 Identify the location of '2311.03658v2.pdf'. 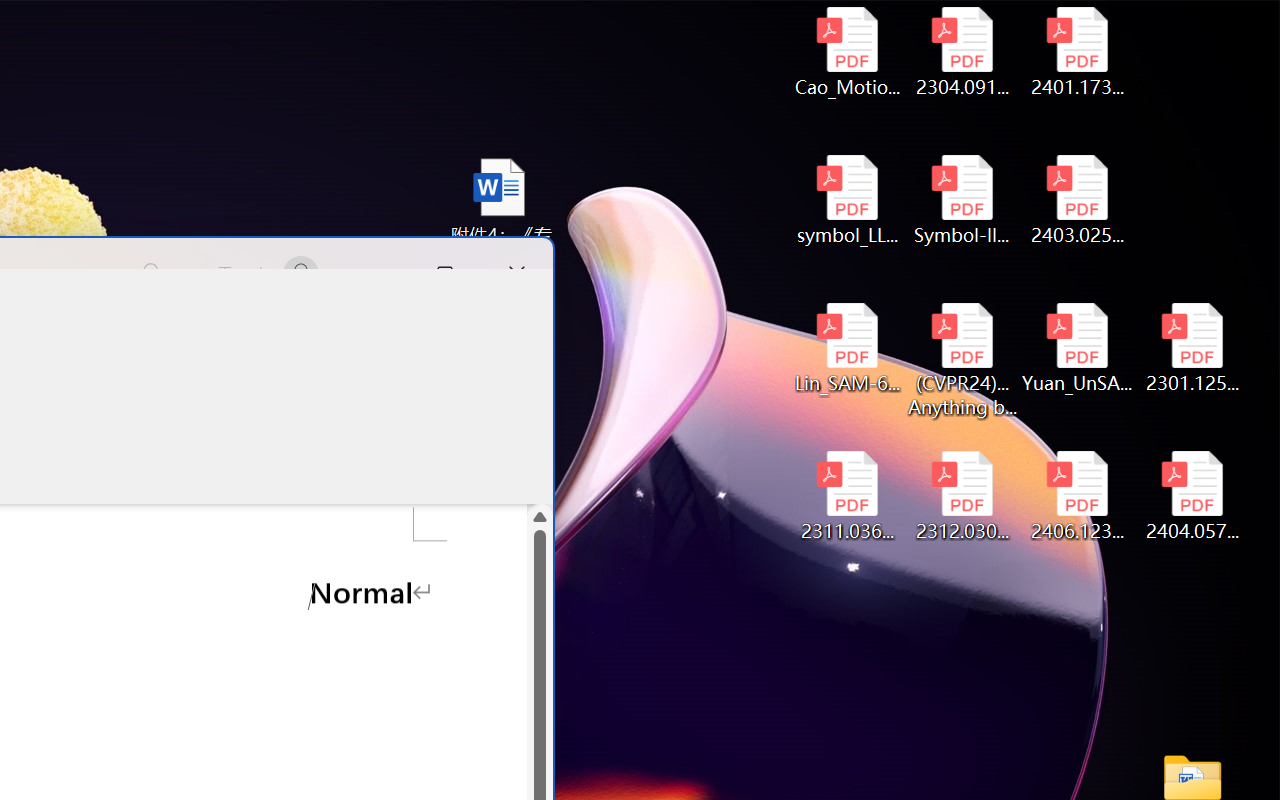
(847, 496).